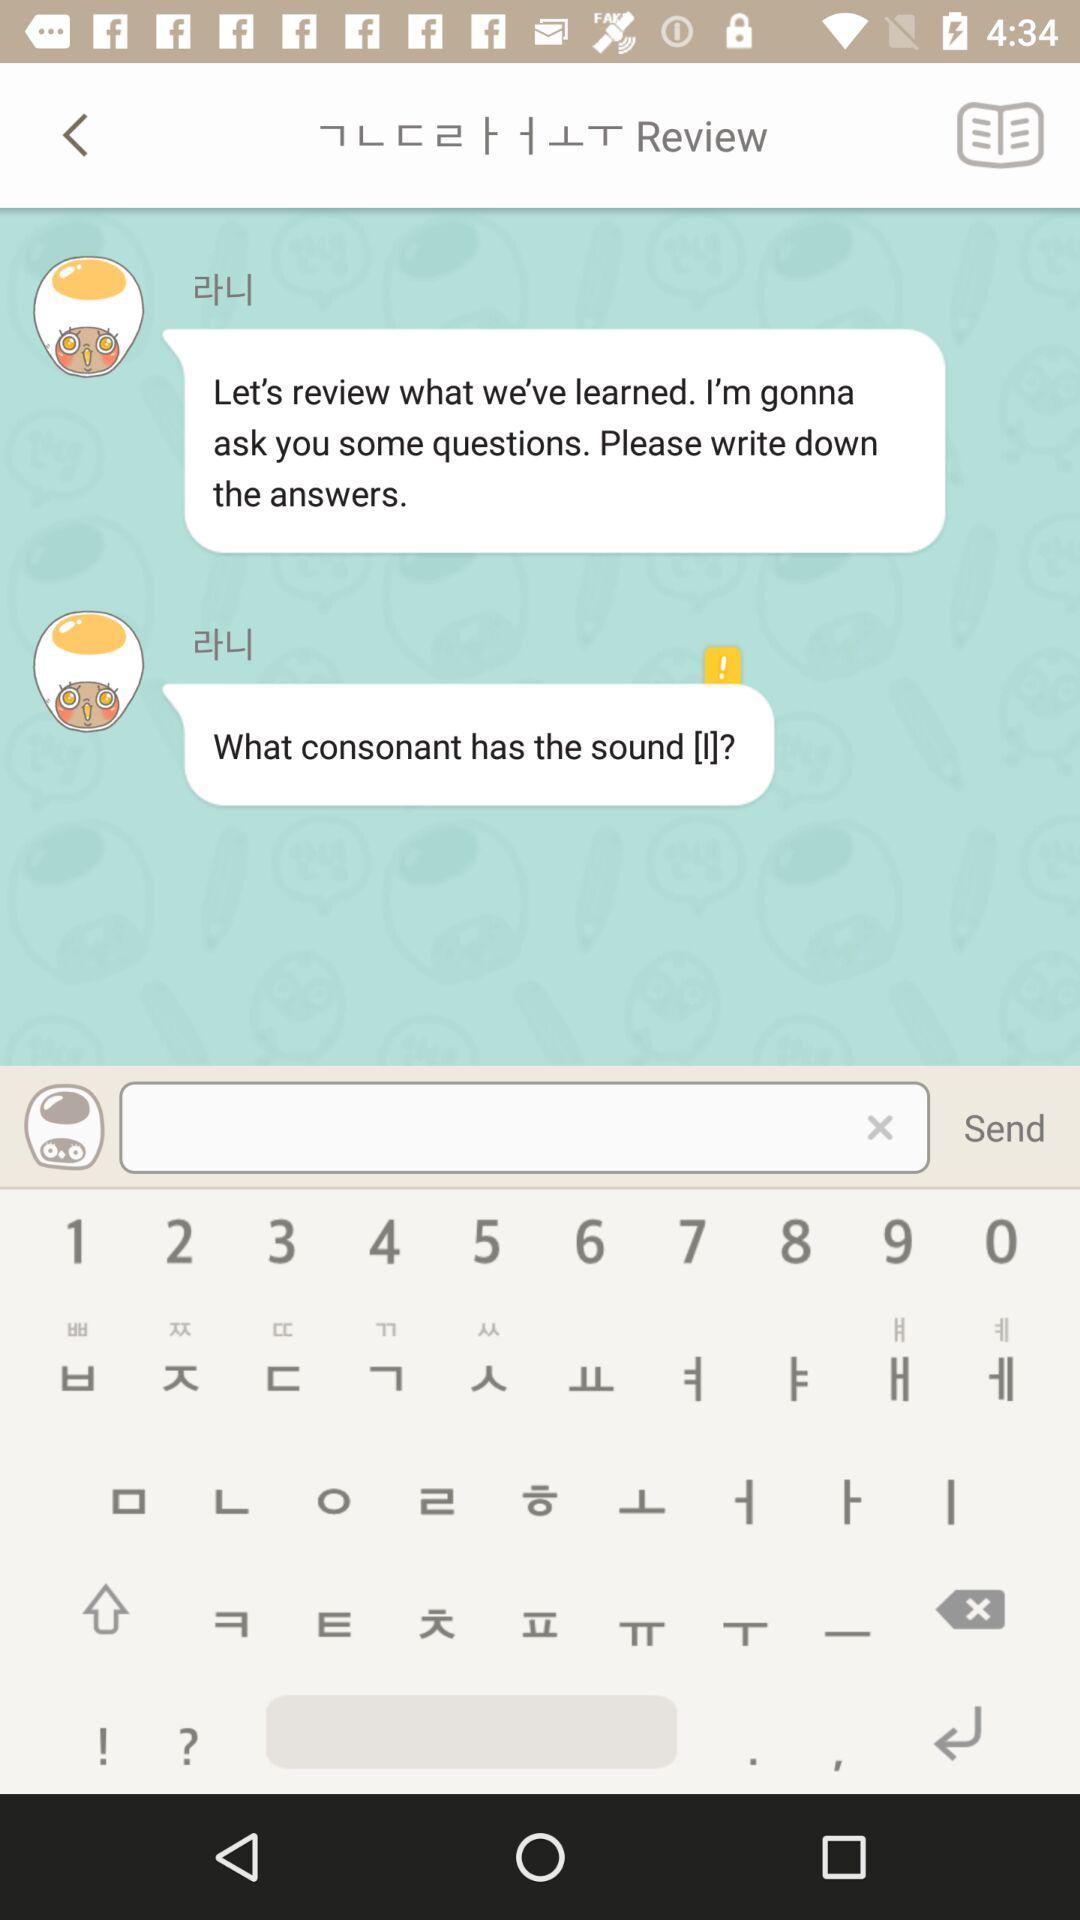  I want to click on the help icon, so click(180, 1244).